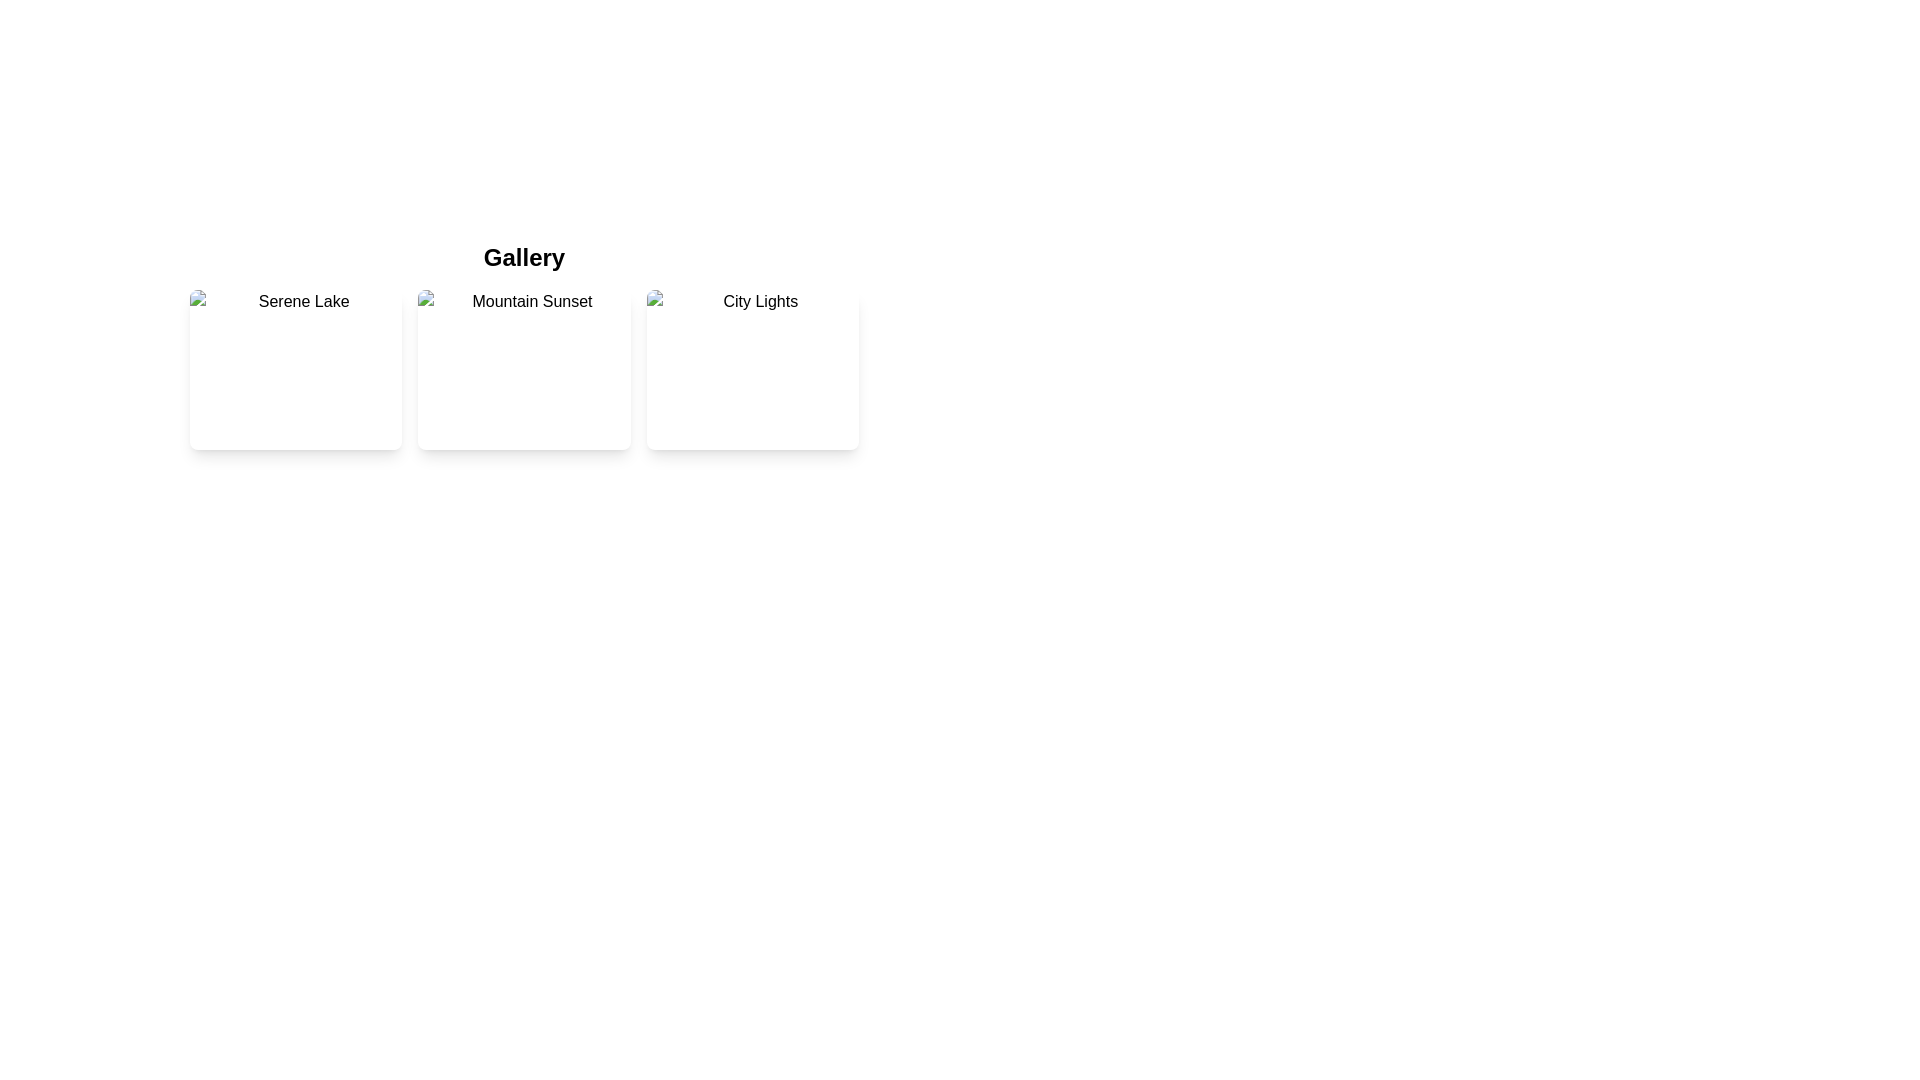 This screenshot has width=1920, height=1080. What do you see at coordinates (751, 370) in the screenshot?
I see `the zoom button located at the bottom-center of the 'City Lights' card to trigger hover-specific effects` at bounding box center [751, 370].